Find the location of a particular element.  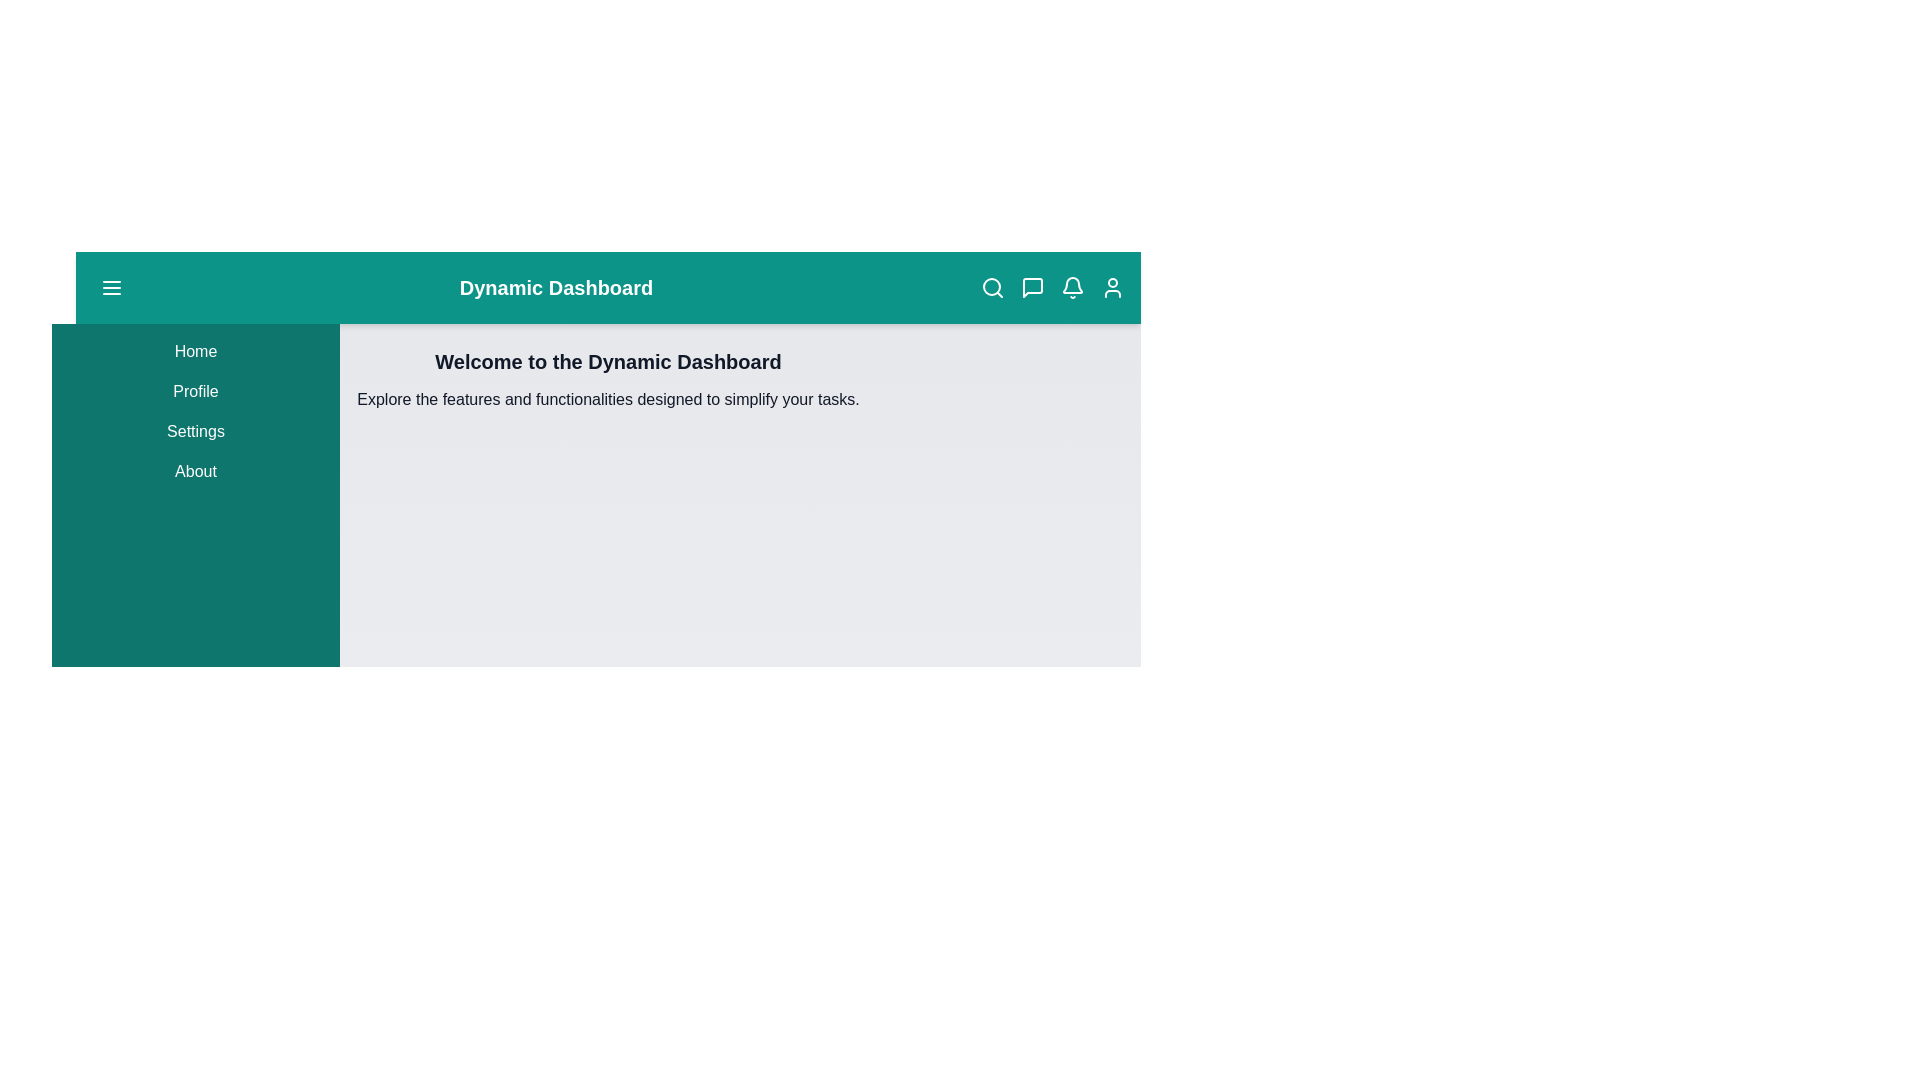

the search icon in the app bar is located at coordinates (993, 288).